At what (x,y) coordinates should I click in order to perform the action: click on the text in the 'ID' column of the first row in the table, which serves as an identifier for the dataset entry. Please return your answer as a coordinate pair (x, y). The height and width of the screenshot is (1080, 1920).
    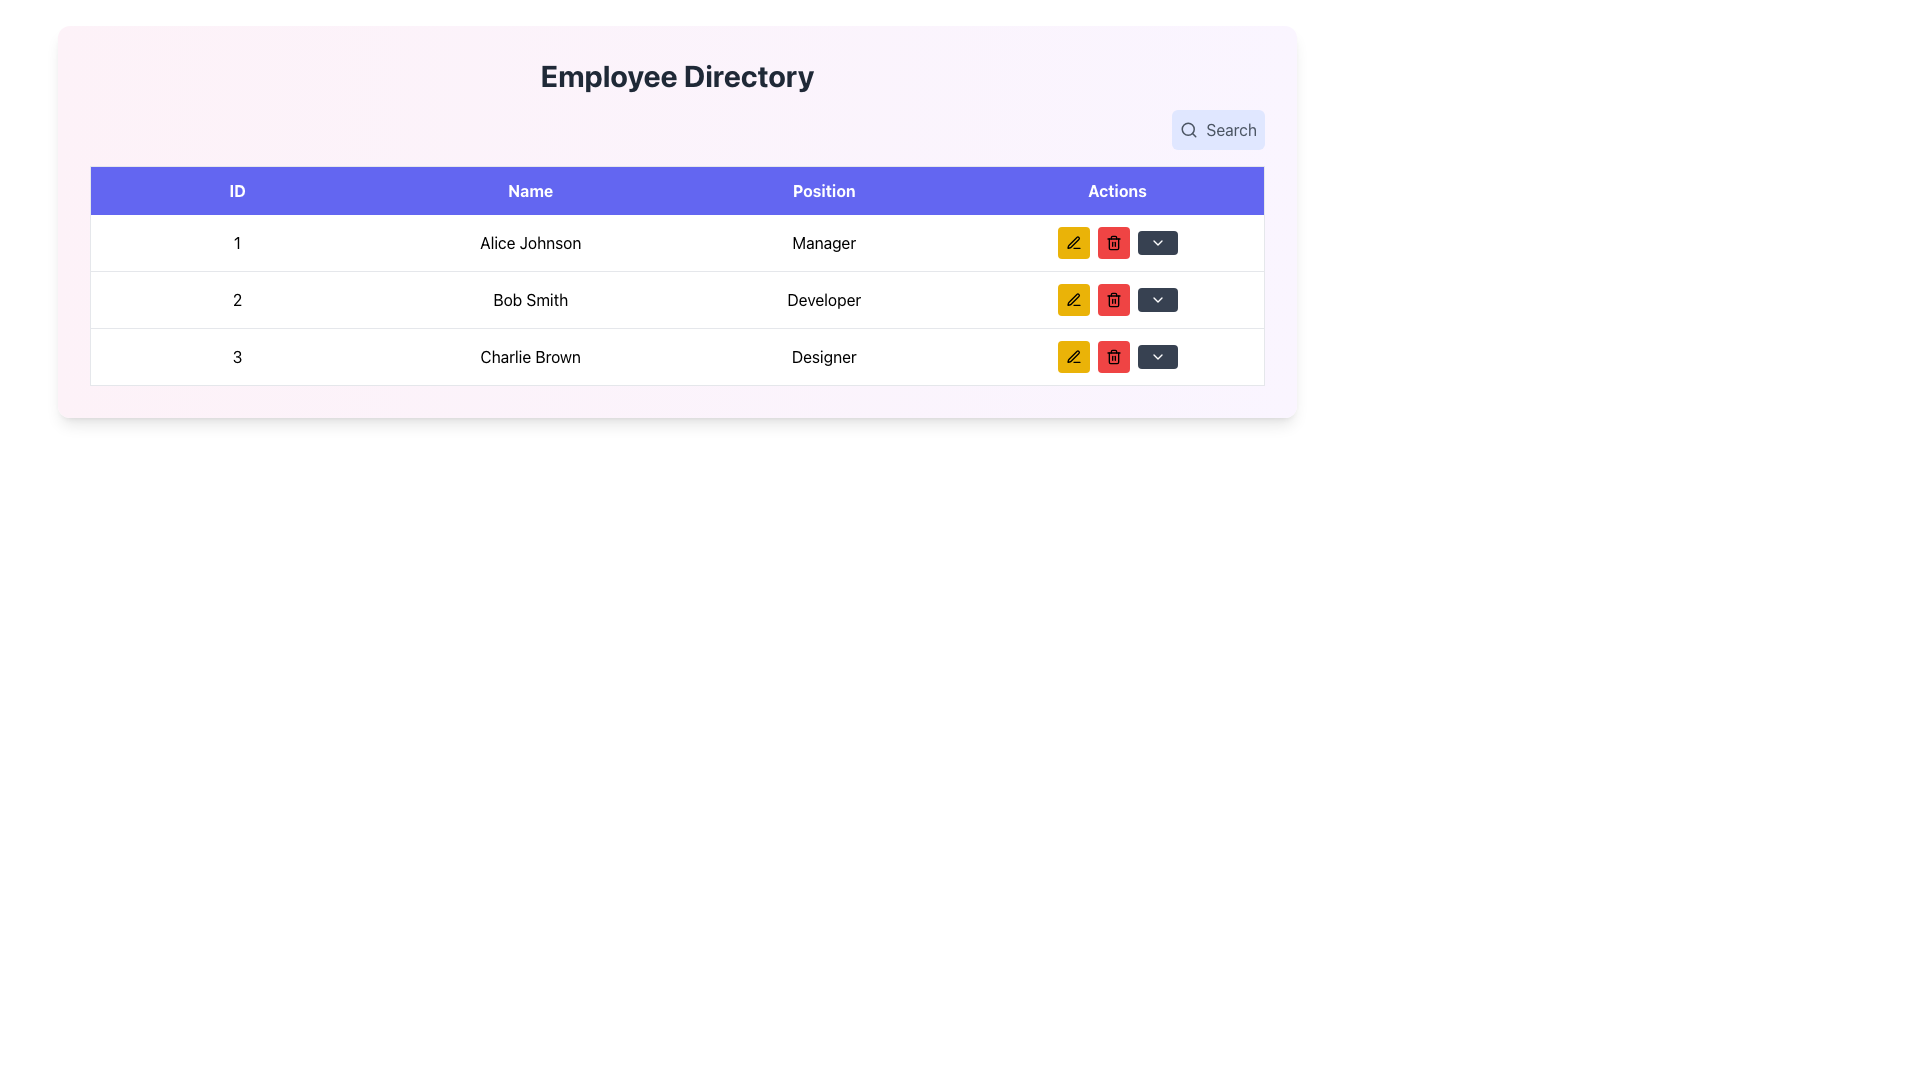
    Looking at the image, I should click on (237, 242).